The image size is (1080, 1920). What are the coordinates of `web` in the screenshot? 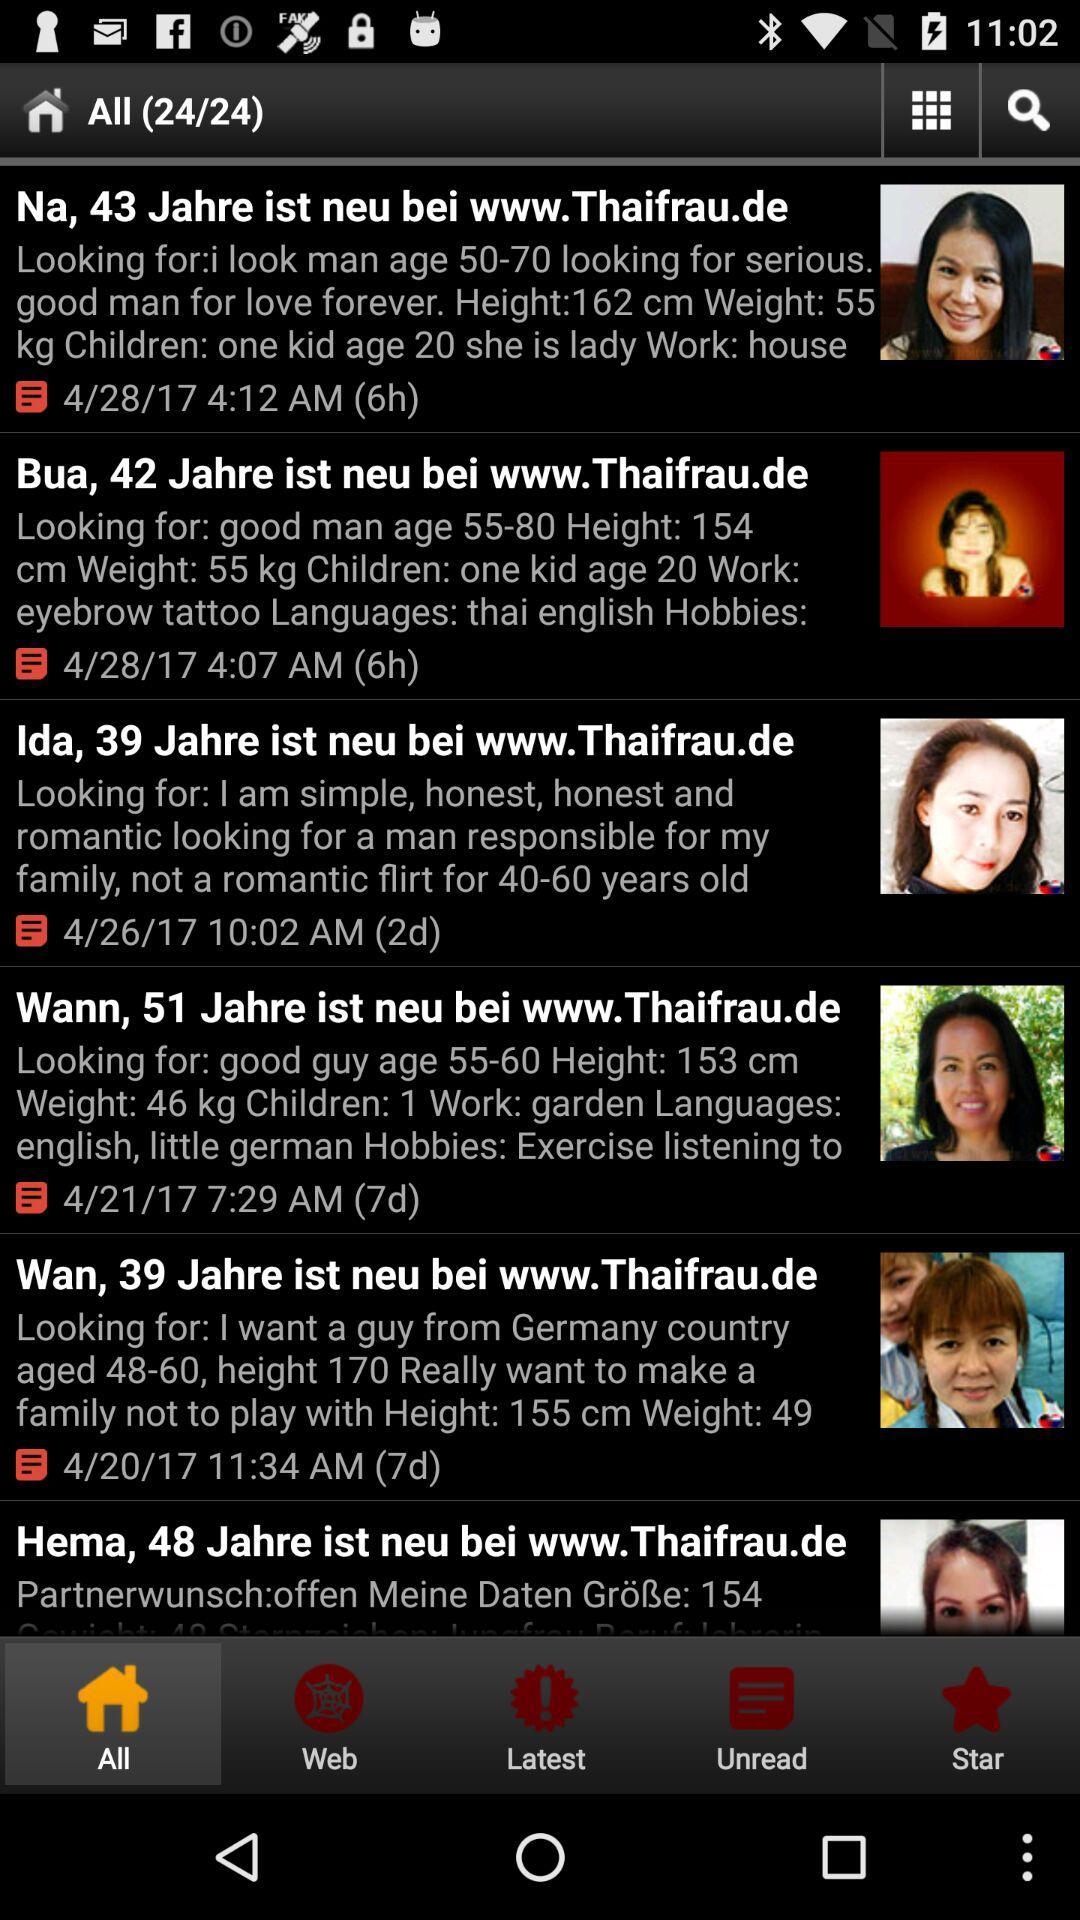 It's located at (328, 1713).